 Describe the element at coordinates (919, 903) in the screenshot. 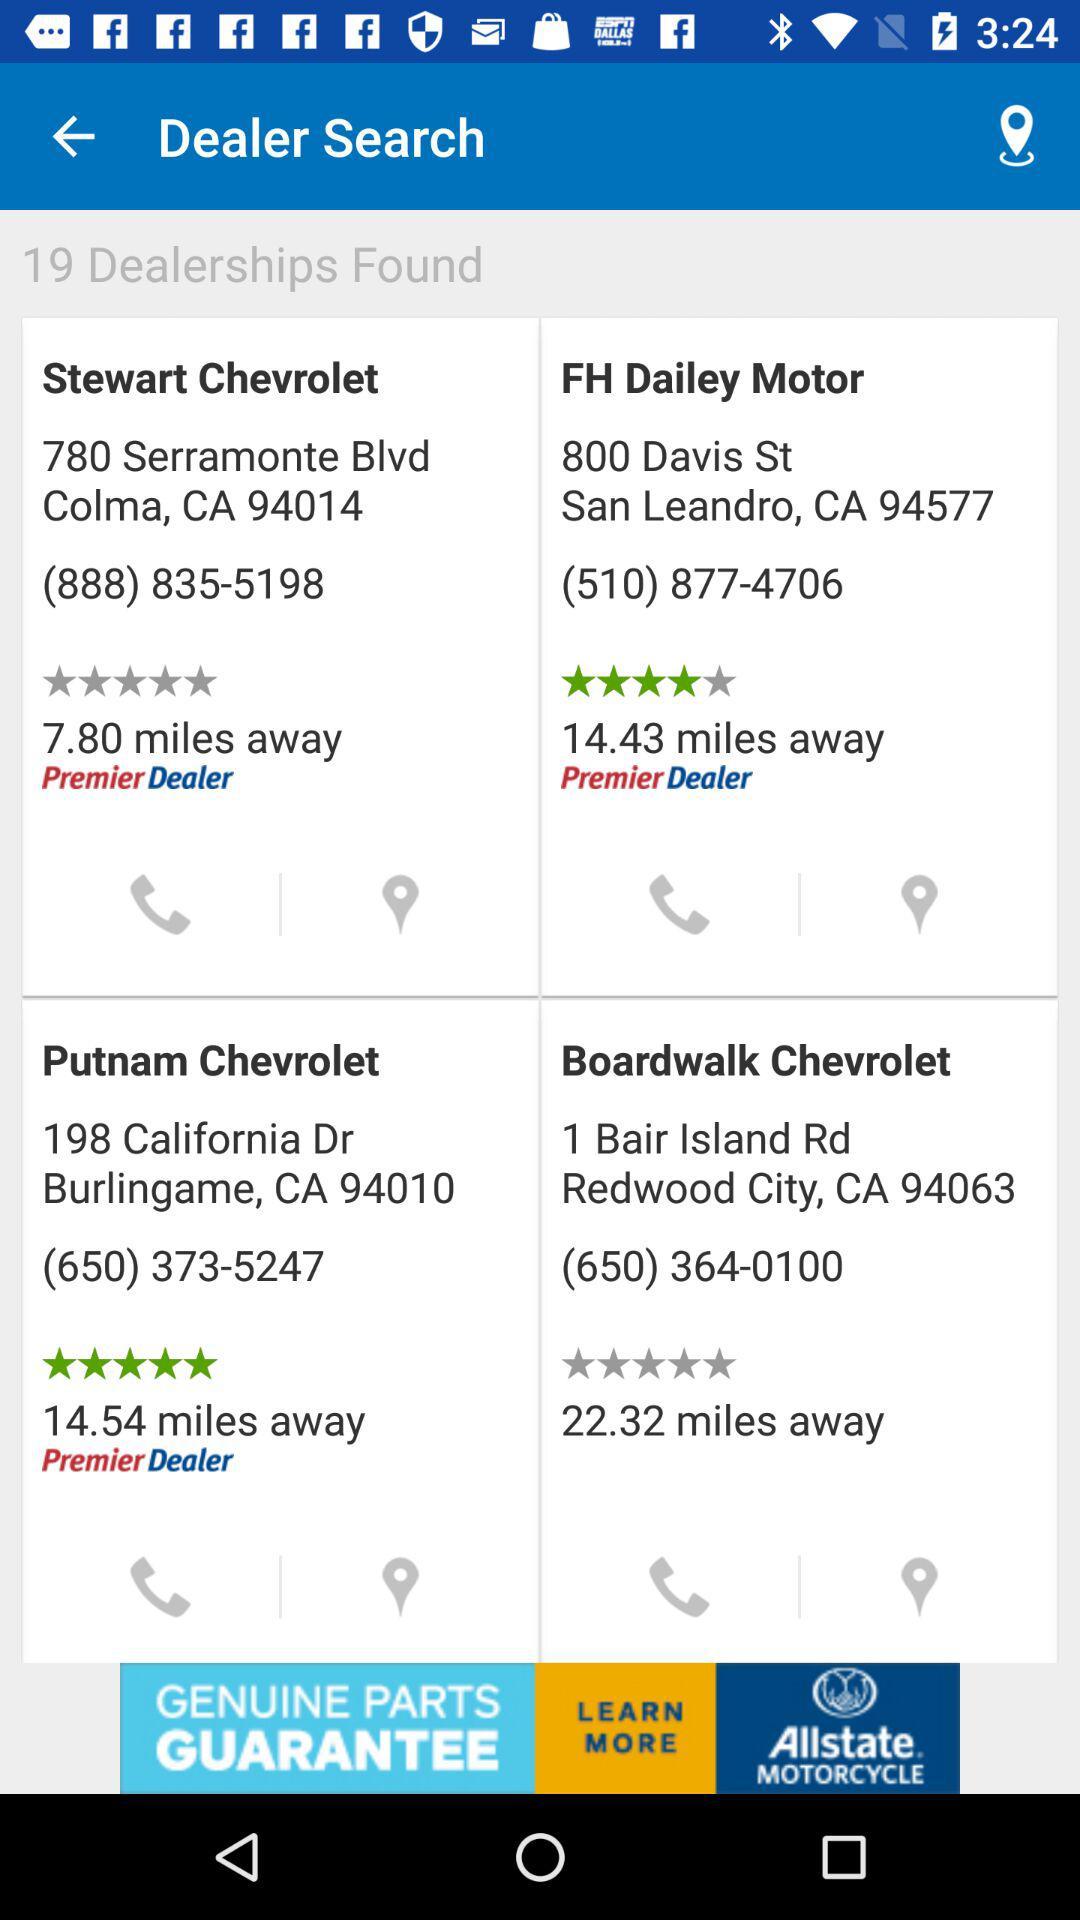

I see `find the location` at that location.